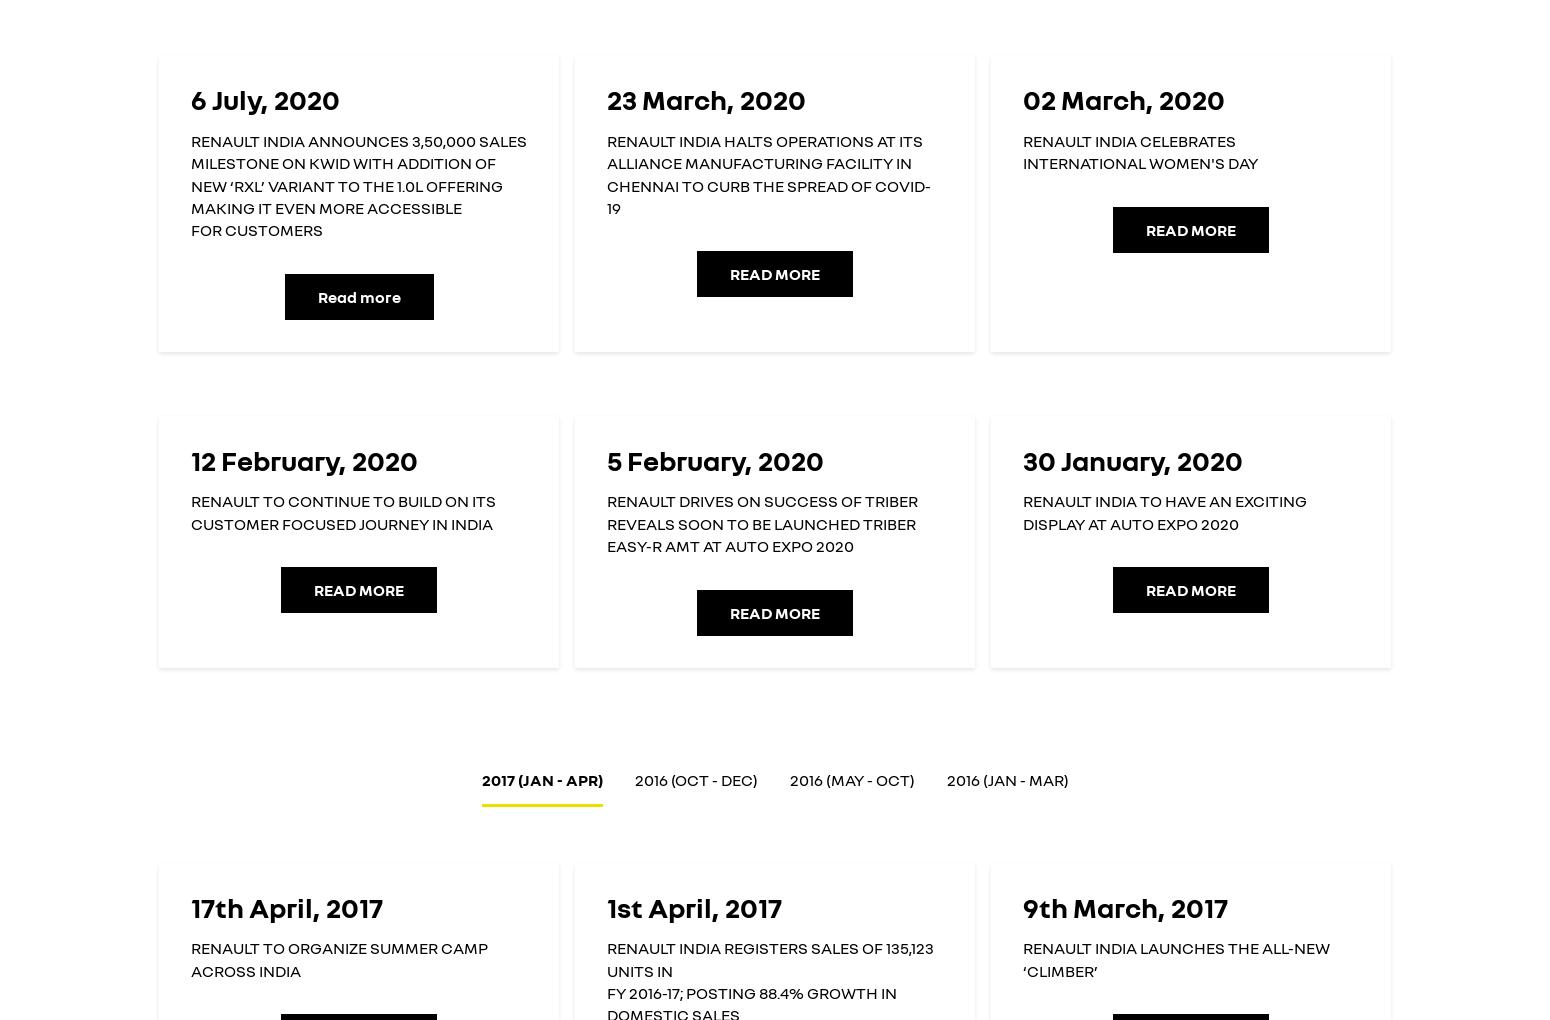 This screenshot has height=1020, width=1550. What do you see at coordinates (1164, 511) in the screenshot?
I see `'RENAULT INDIA TO HAVE AN EXCITING DISPLAY AT AUTO EXPO 2020'` at bounding box center [1164, 511].